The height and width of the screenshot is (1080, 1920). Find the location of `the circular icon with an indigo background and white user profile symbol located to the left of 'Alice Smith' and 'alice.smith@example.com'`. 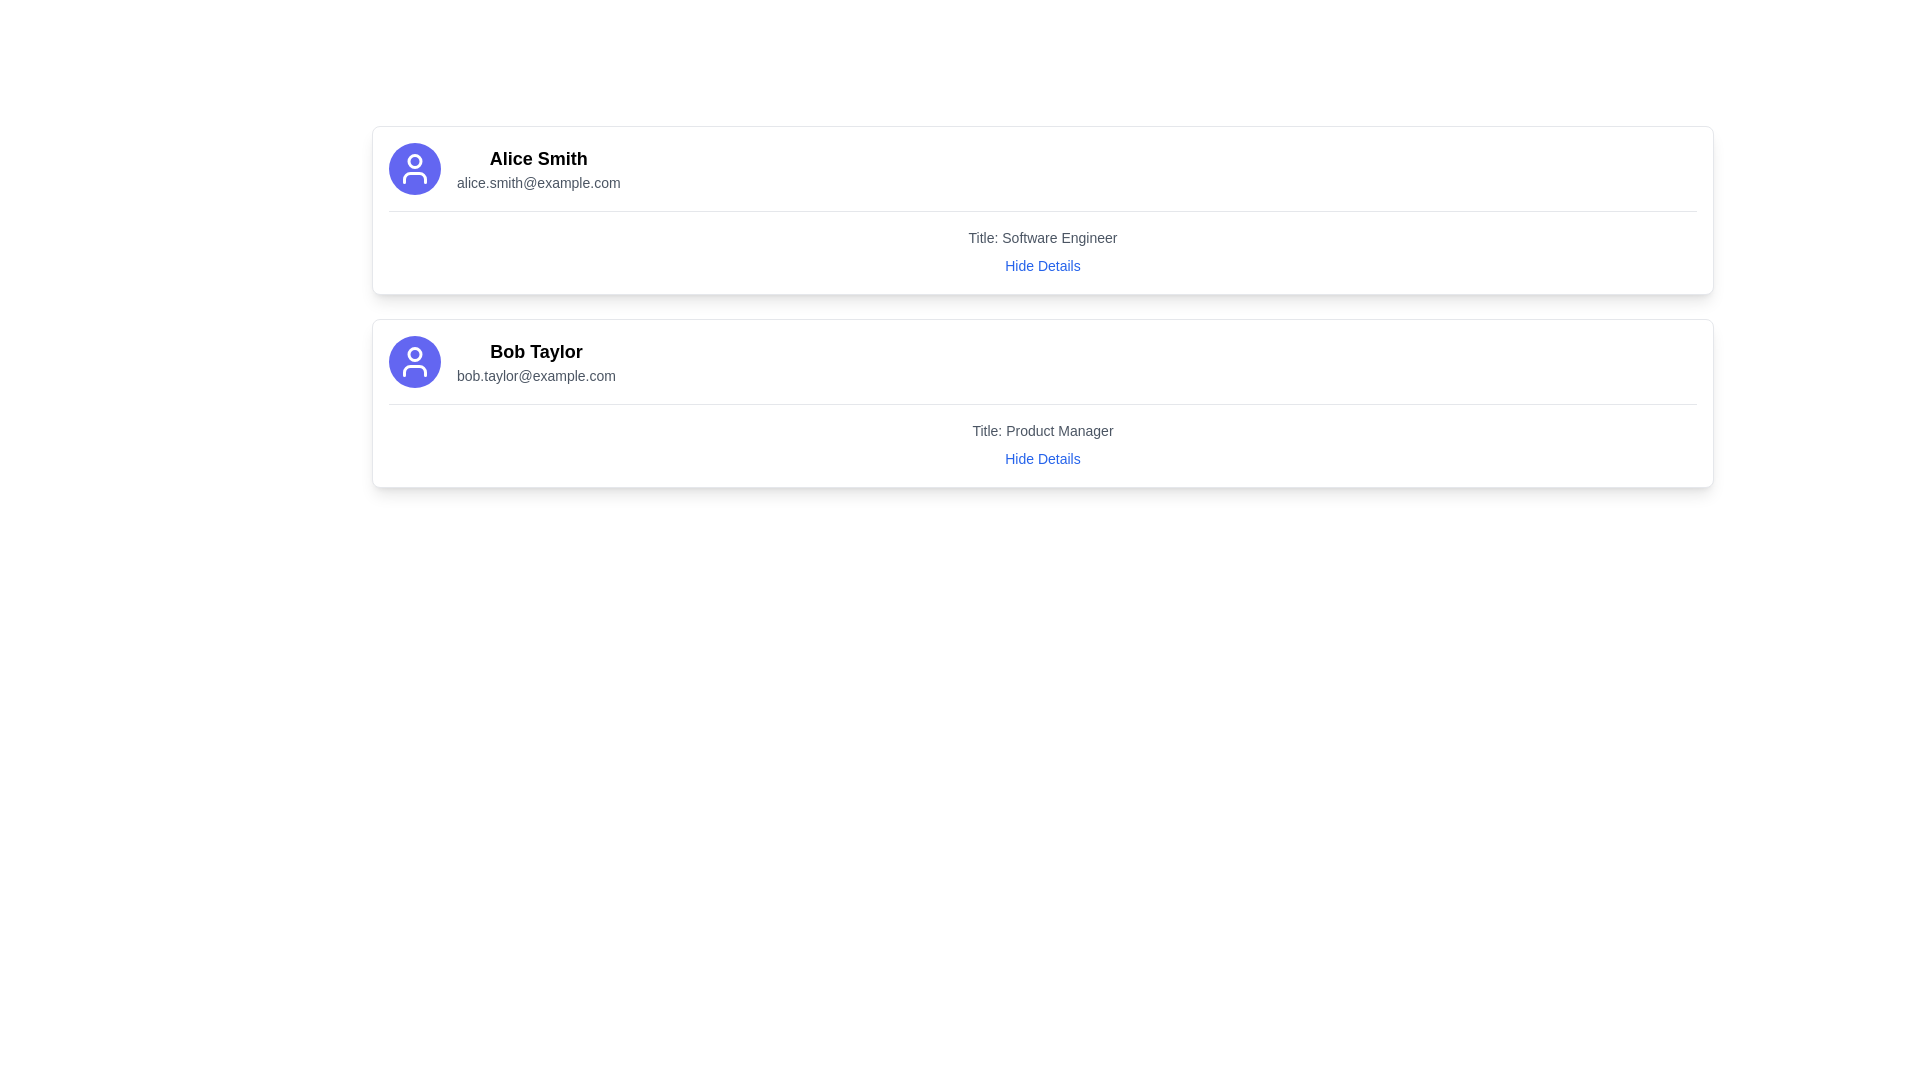

the circular icon with an indigo background and white user profile symbol located to the left of 'Alice Smith' and 'alice.smith@example.com' is located at coordinates (413, 168).